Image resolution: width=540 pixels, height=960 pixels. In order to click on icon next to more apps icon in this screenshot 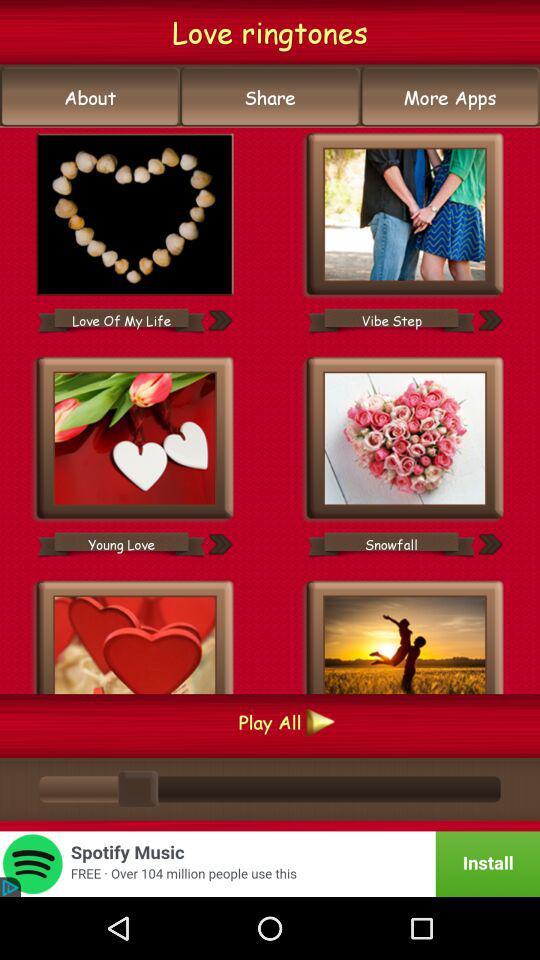, I will do `click(270, 97)`.